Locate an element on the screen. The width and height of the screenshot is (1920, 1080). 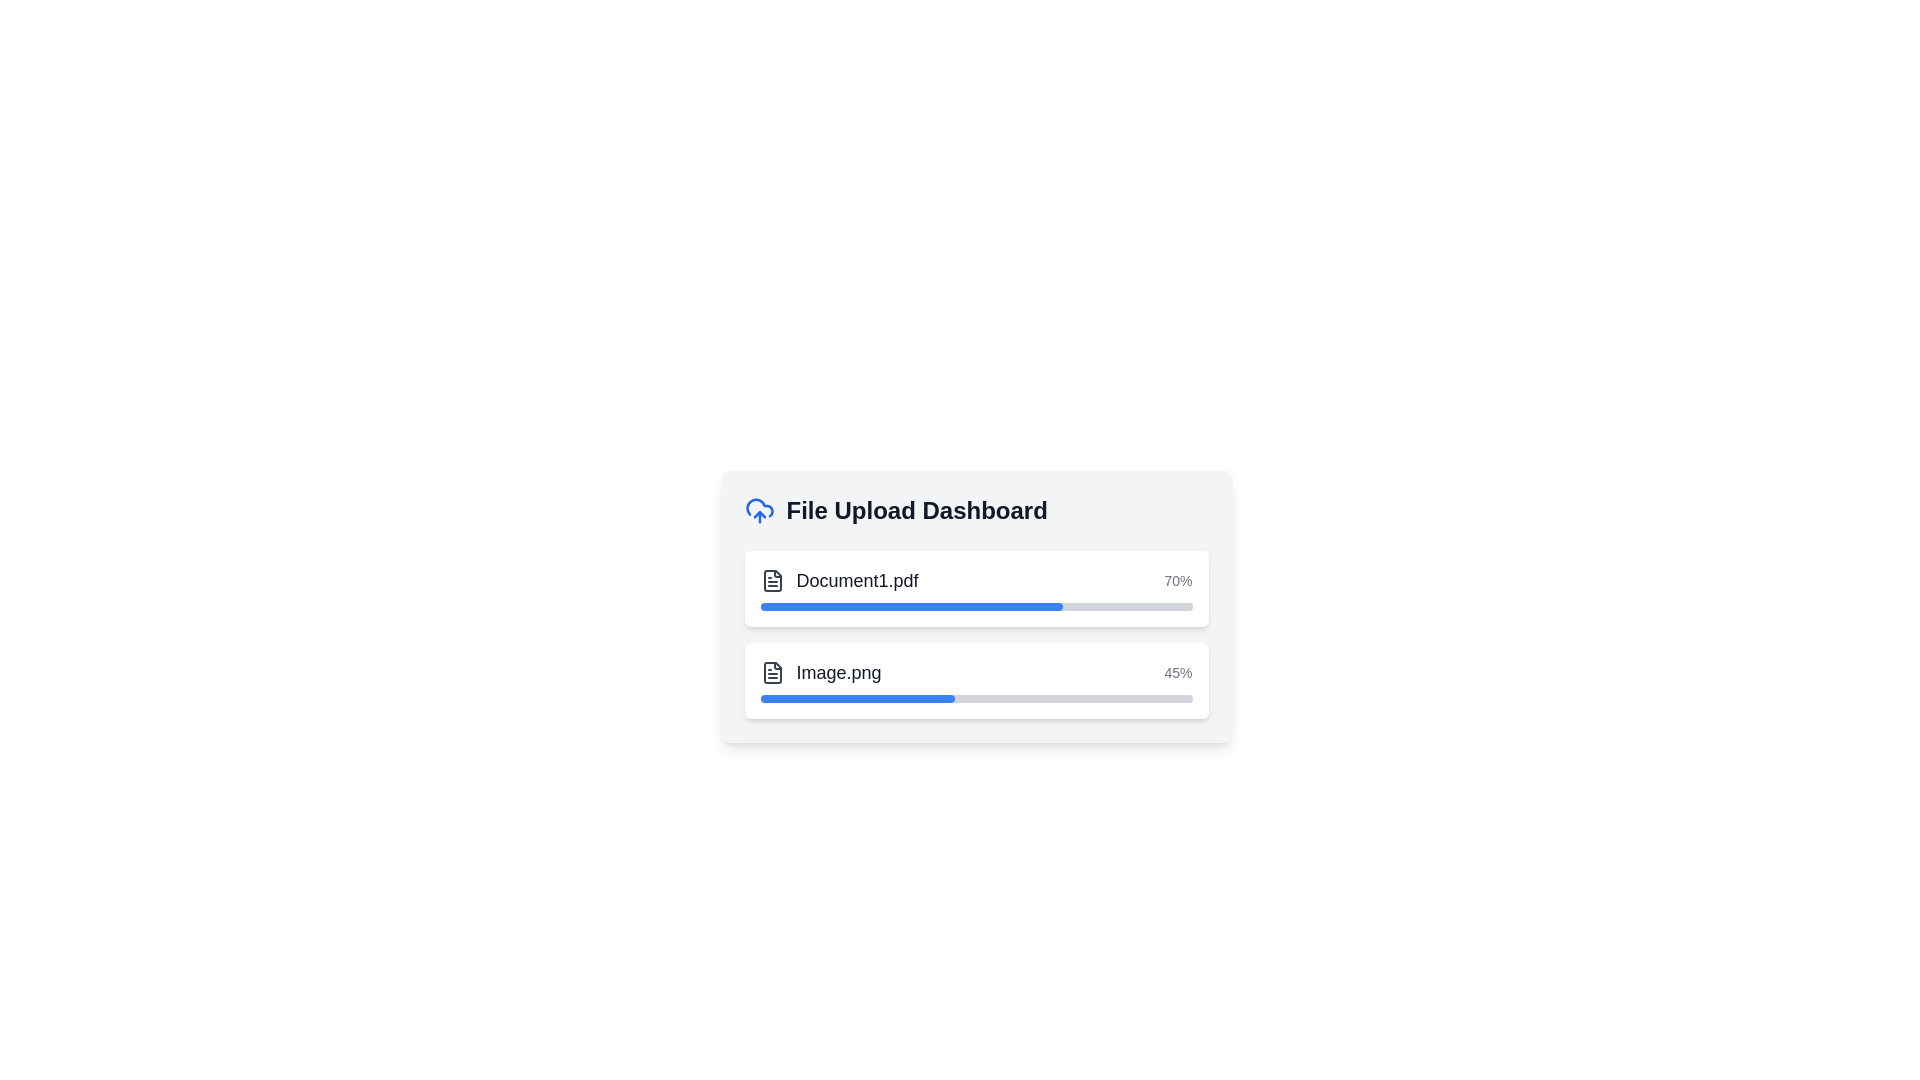
text content of the Text Label displaying 'Image.png', which is styled with a medium-sized, bold font and is located beside a file icon in the second row of the file upload dashboard UI is located at coordinates (839, 672).